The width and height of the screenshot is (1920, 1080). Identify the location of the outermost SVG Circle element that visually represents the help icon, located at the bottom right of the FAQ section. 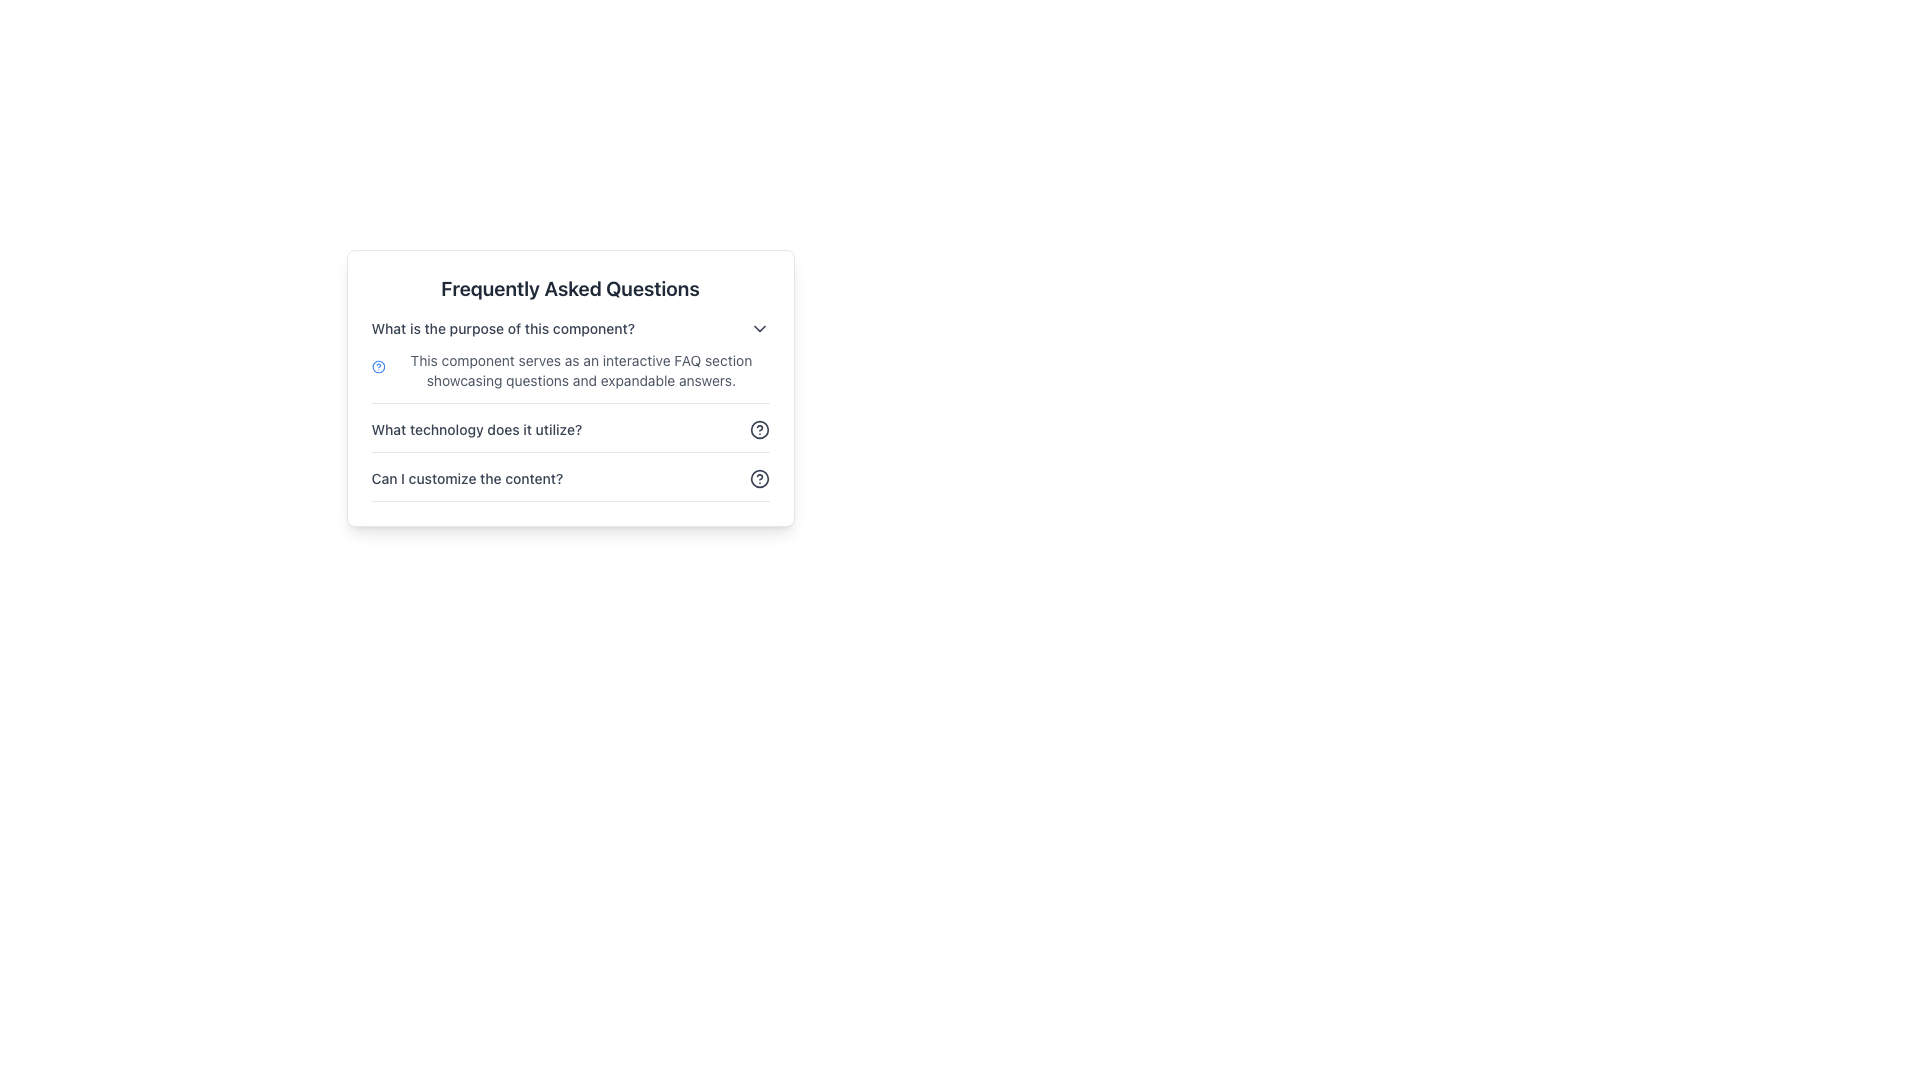
(758, 478).